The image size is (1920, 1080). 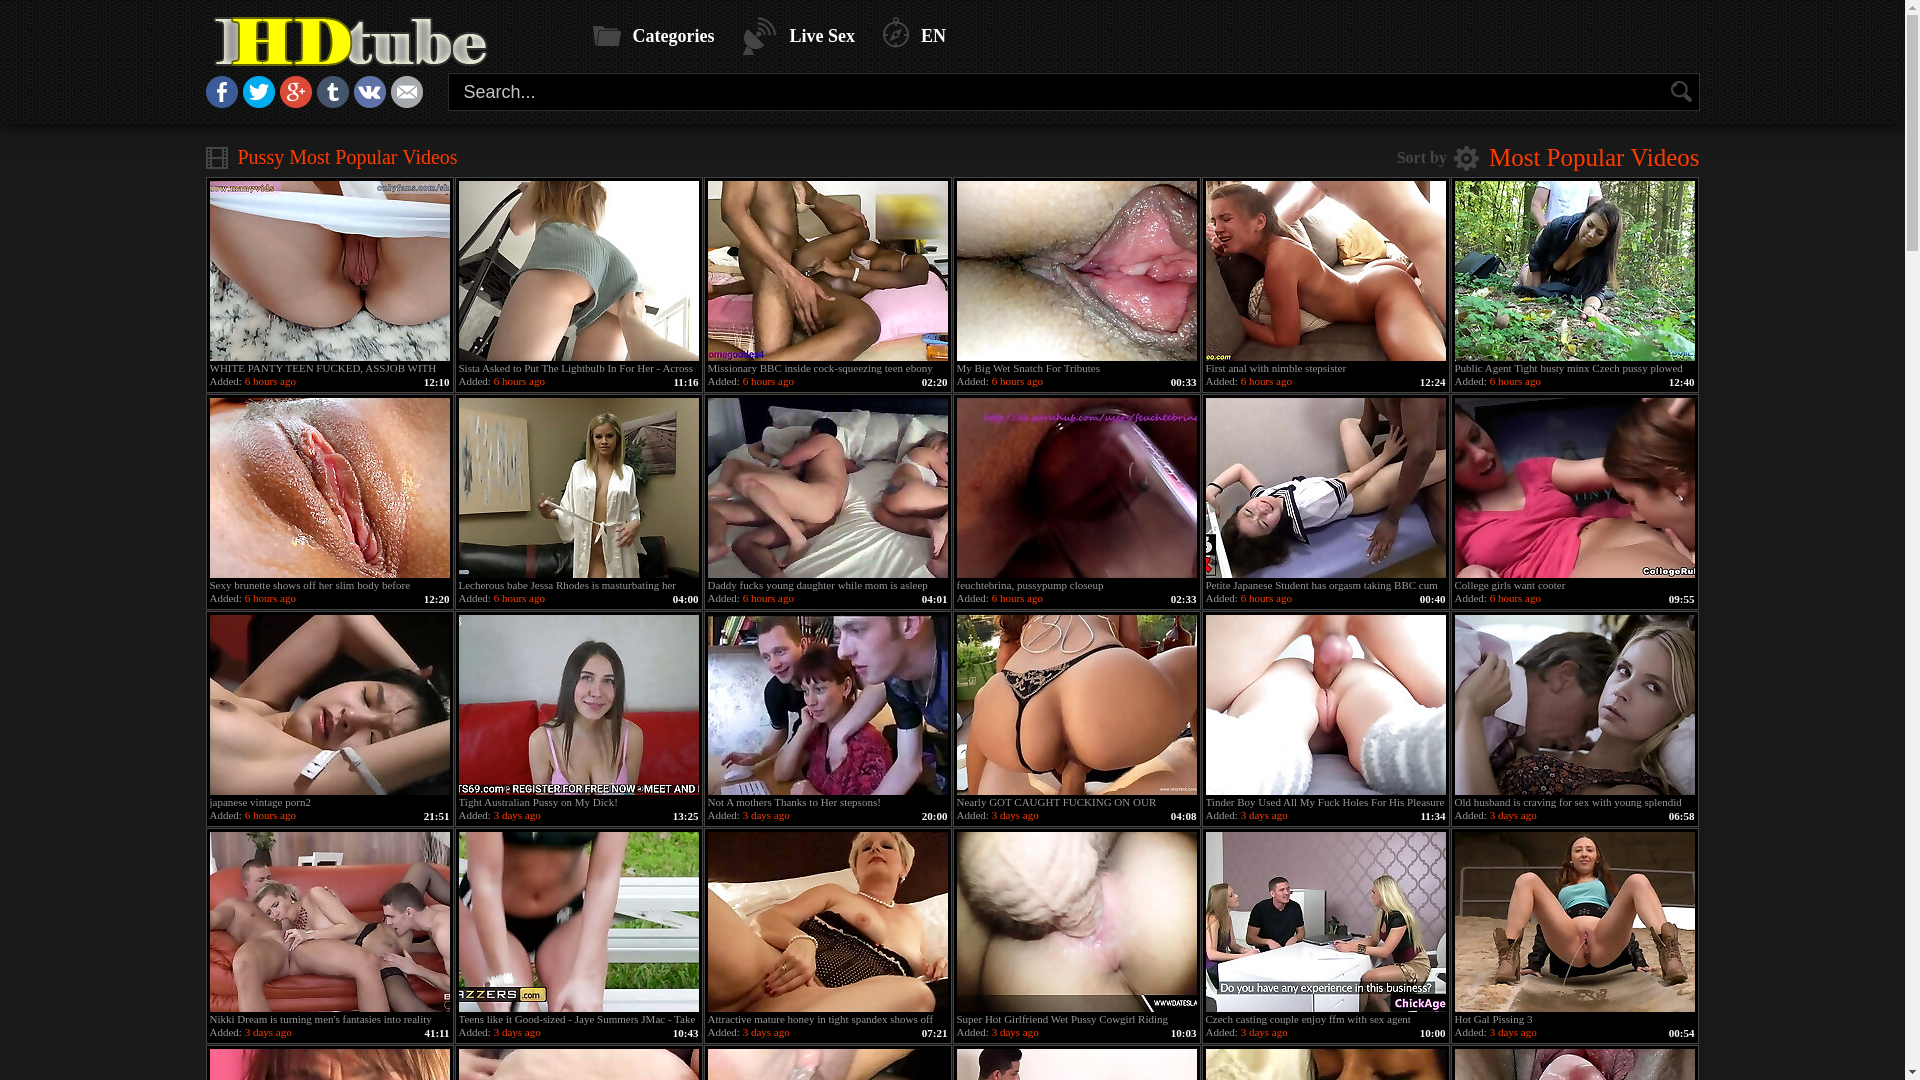 What do you see at coordinates (590, 35) in the screenshot?
I see `'Categories'` at bounding box center [590, 35].